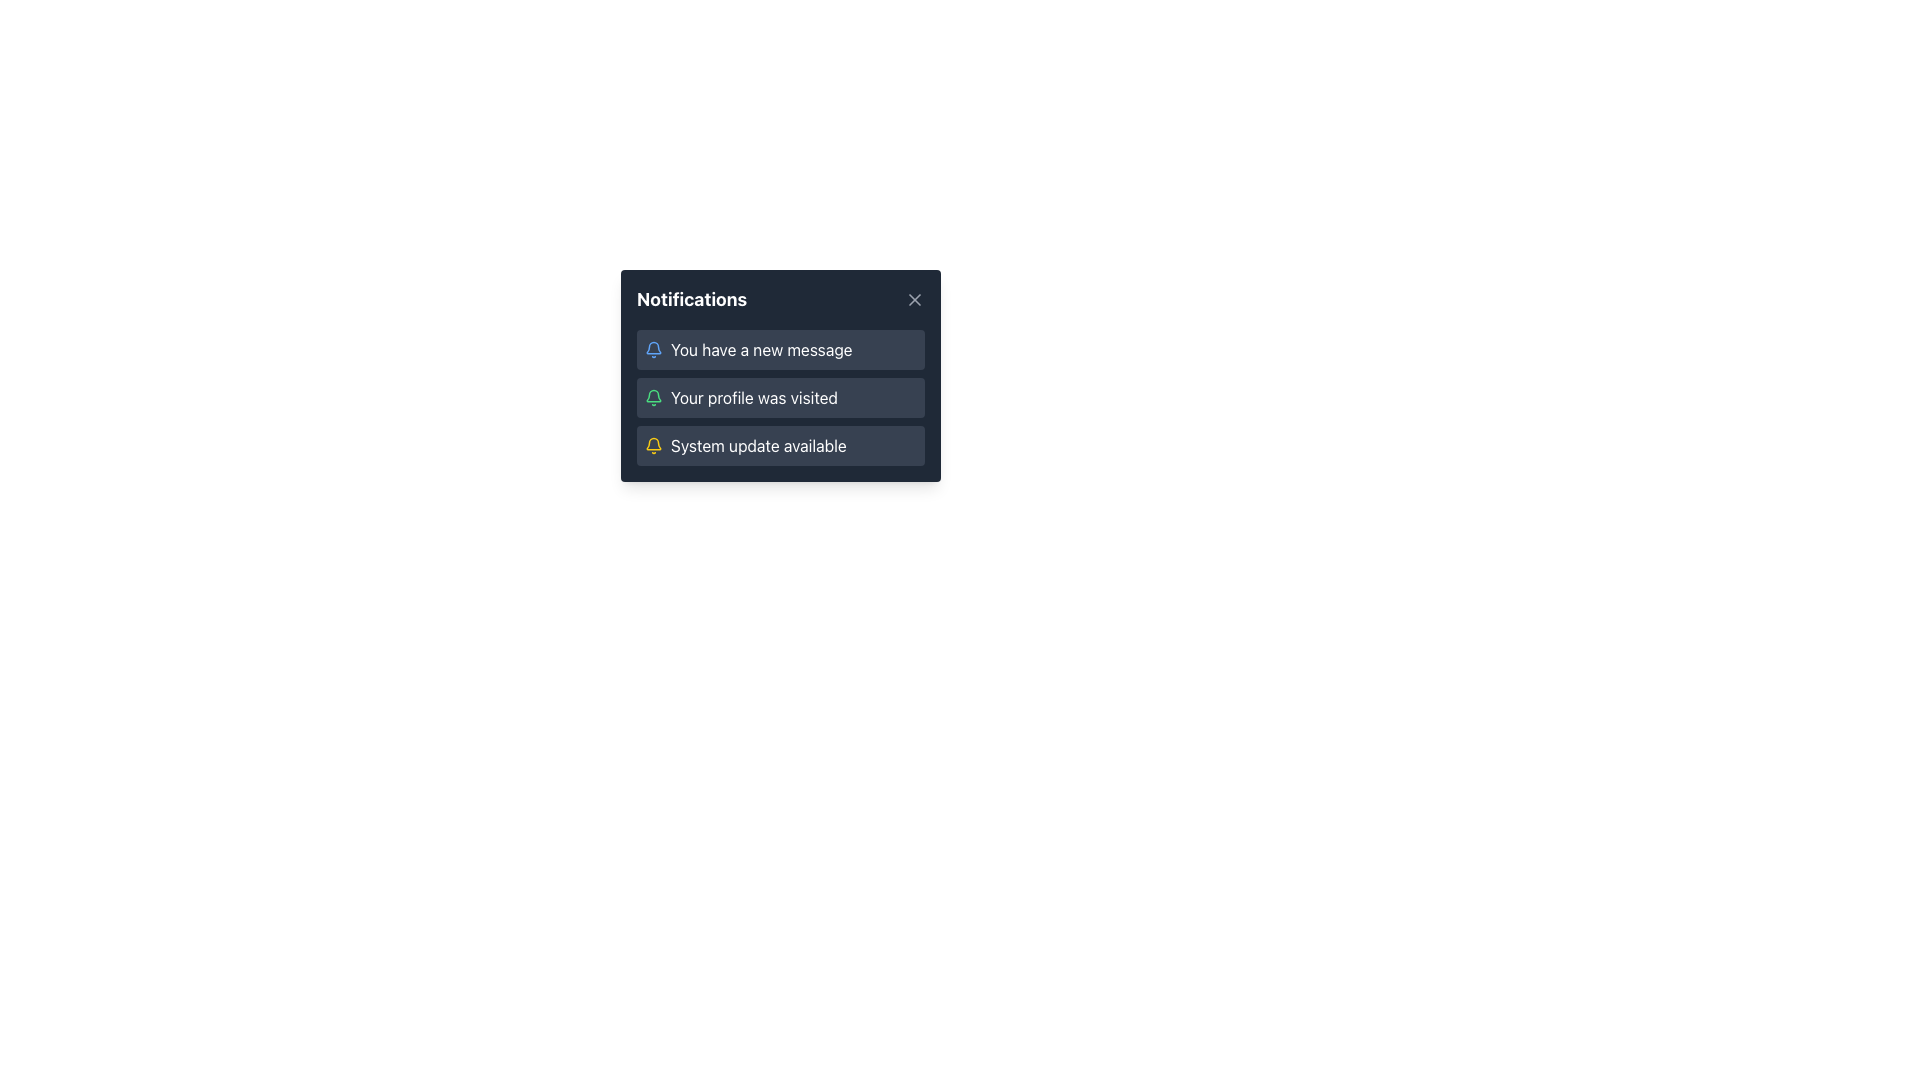 The width and height of the screenshot is (1920, 1080). What do you see at coordinates (914, 300) in the screenshot?
I see `the close button located in the top-right corner of the modal` at bounding box center [914, 300].